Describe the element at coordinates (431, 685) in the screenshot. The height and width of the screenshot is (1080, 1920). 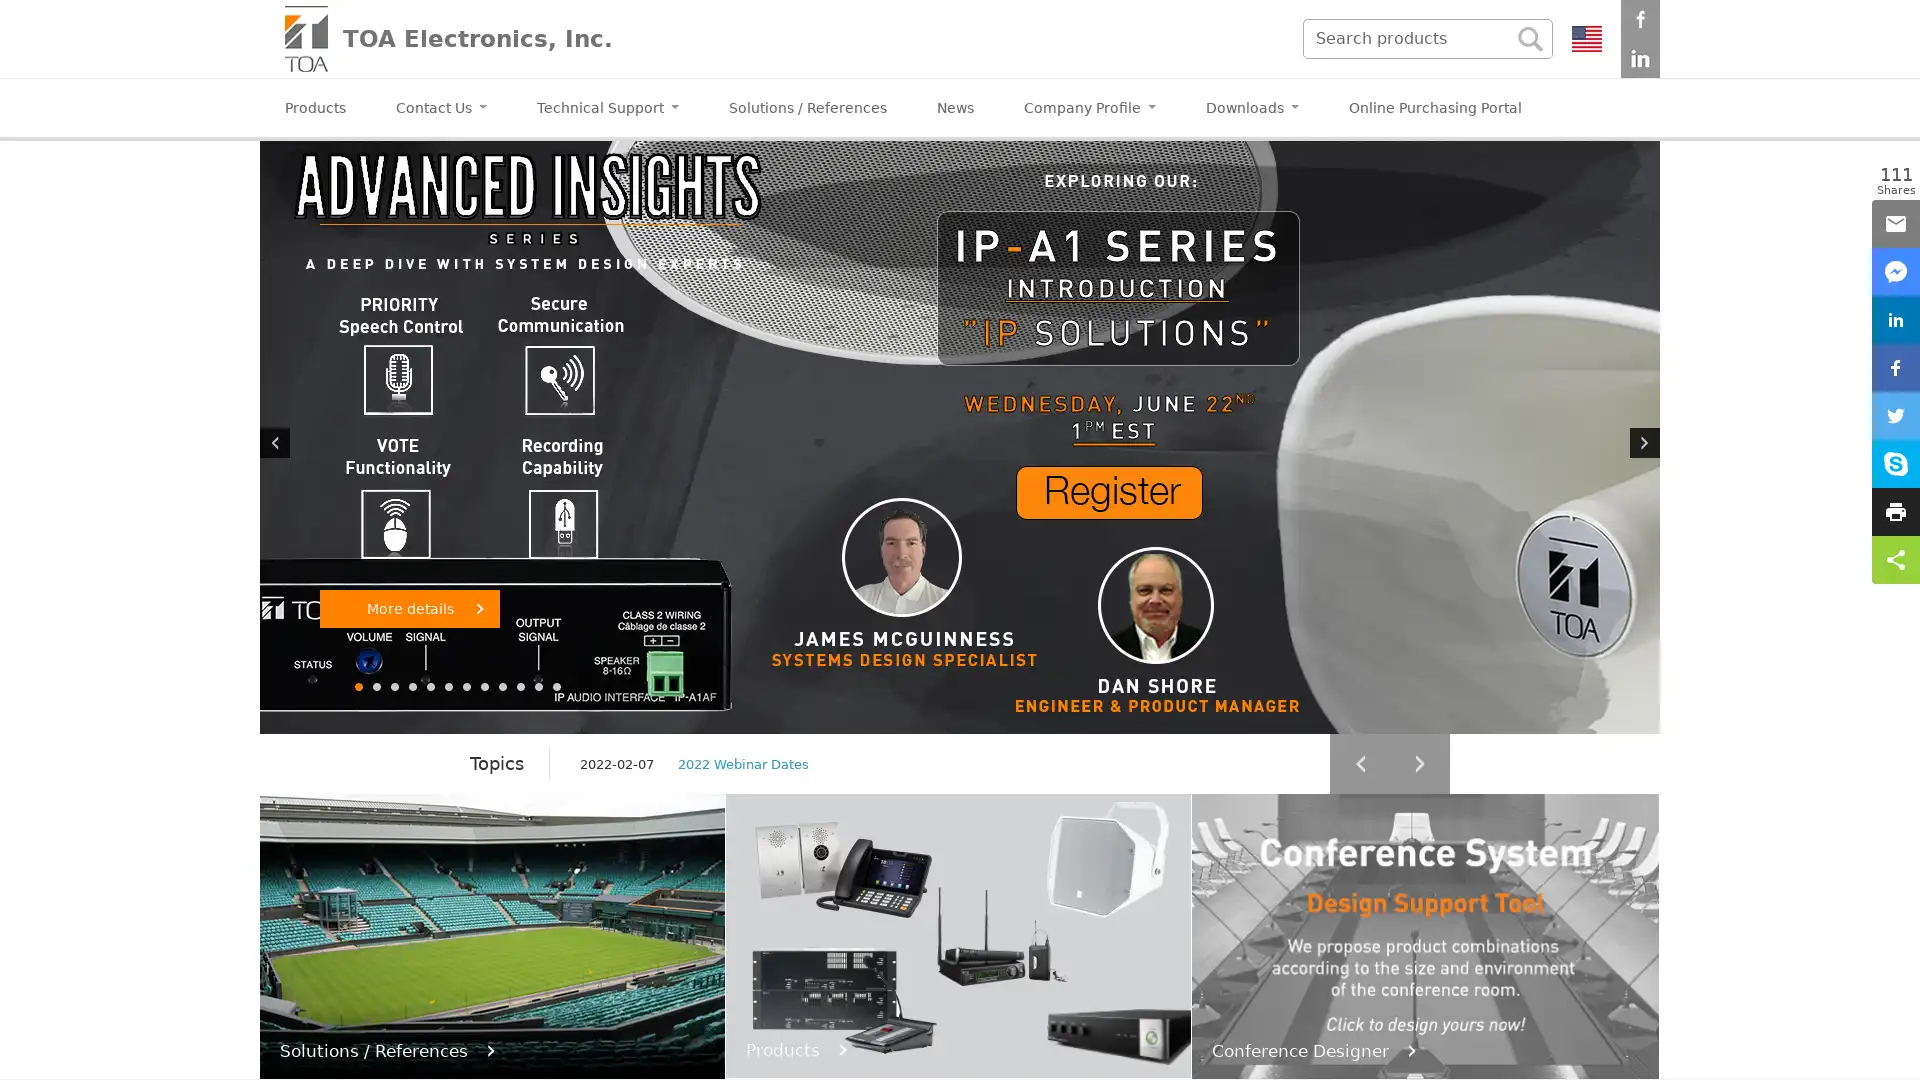
I see `5` at that location.